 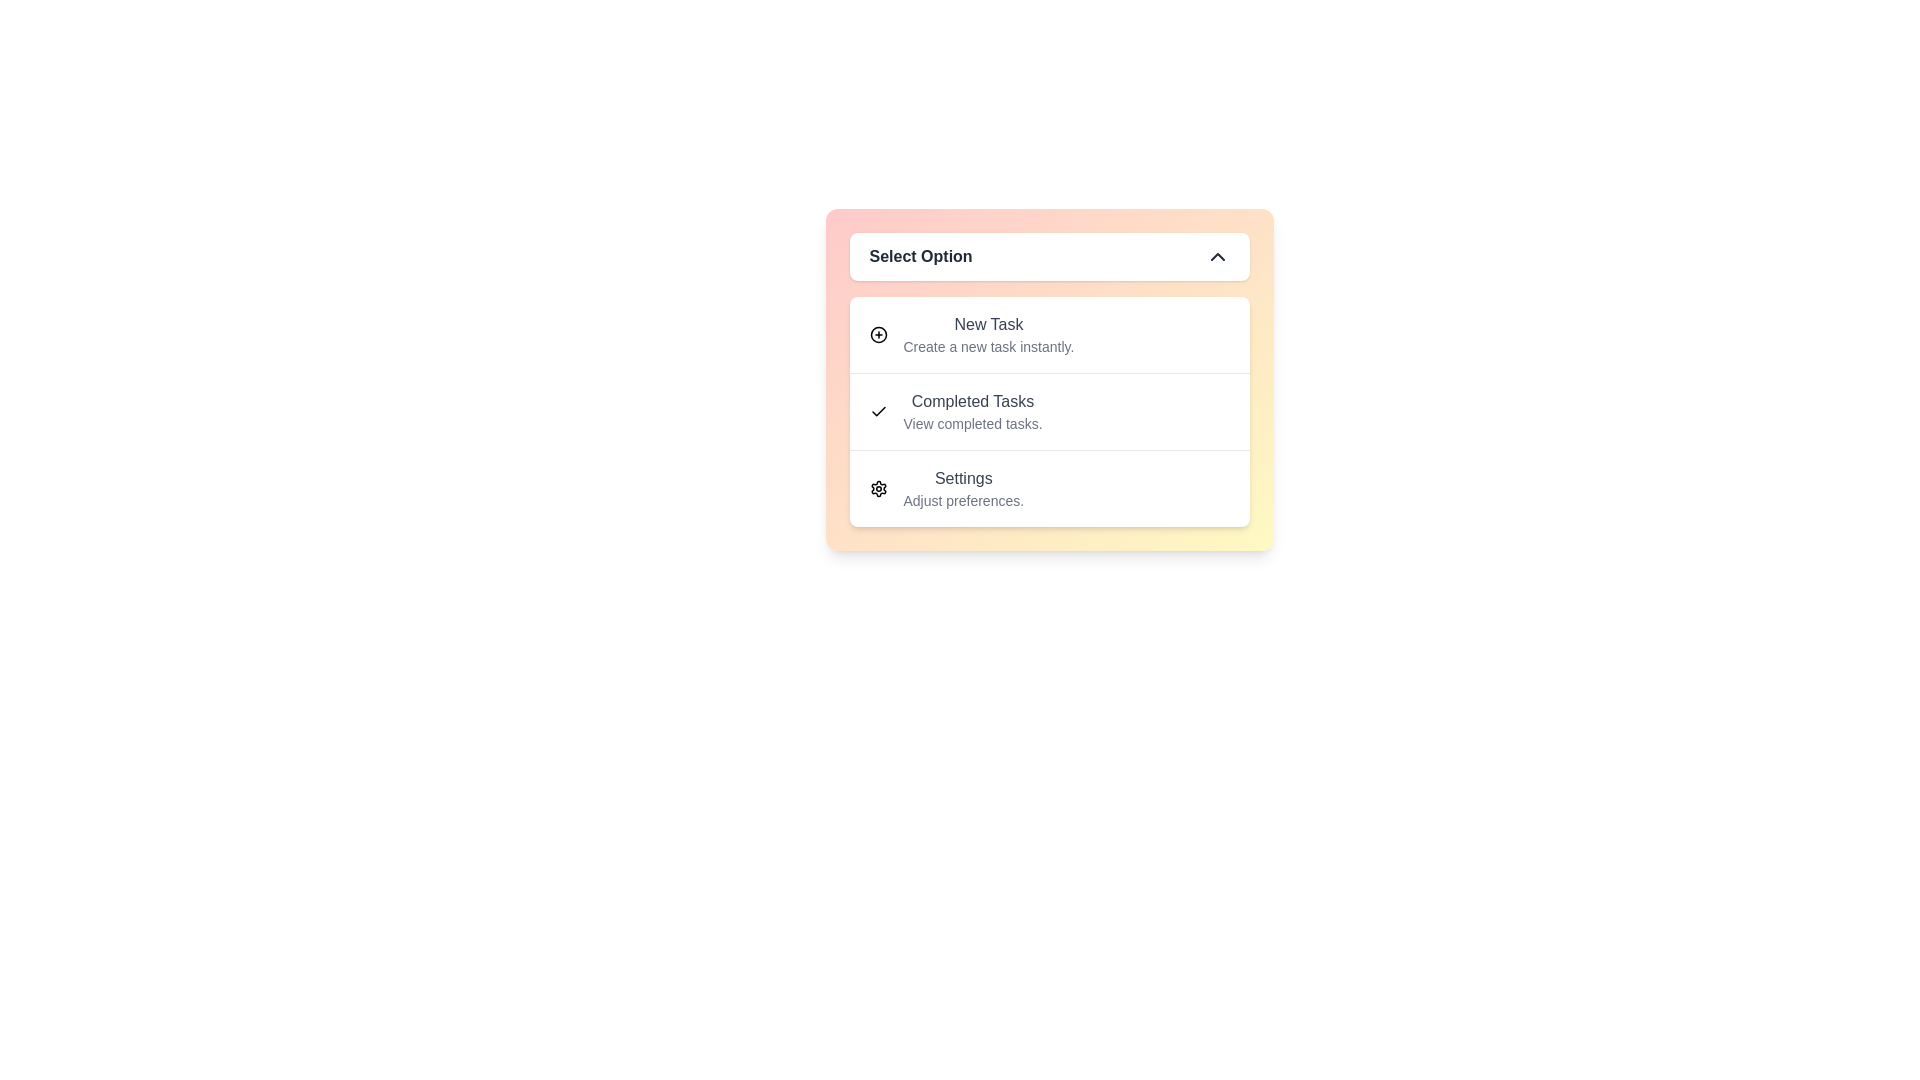 What do you see at coordinates (1048, 256) in the screenshot?
I see `the dropdown button to toggle the menu visibility` at bounding box center [1048, 256].